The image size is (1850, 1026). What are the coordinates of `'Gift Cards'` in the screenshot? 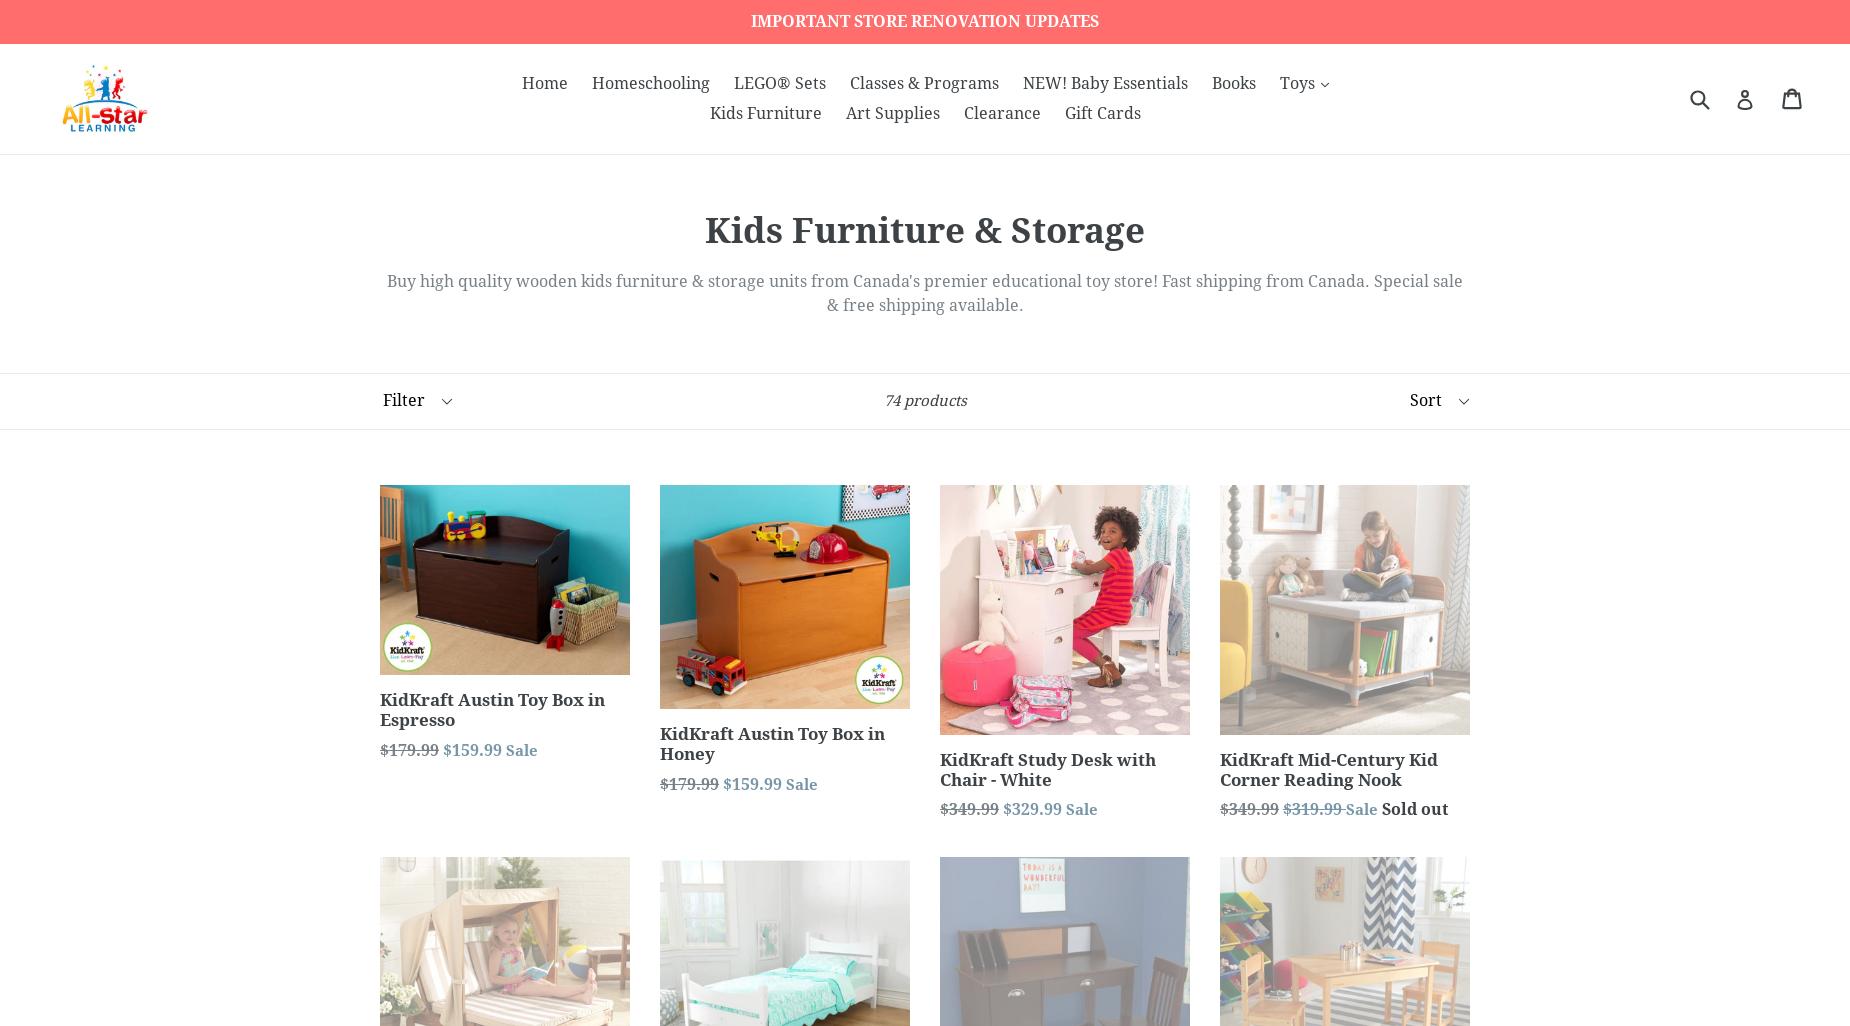 It's located at (1101, 113).